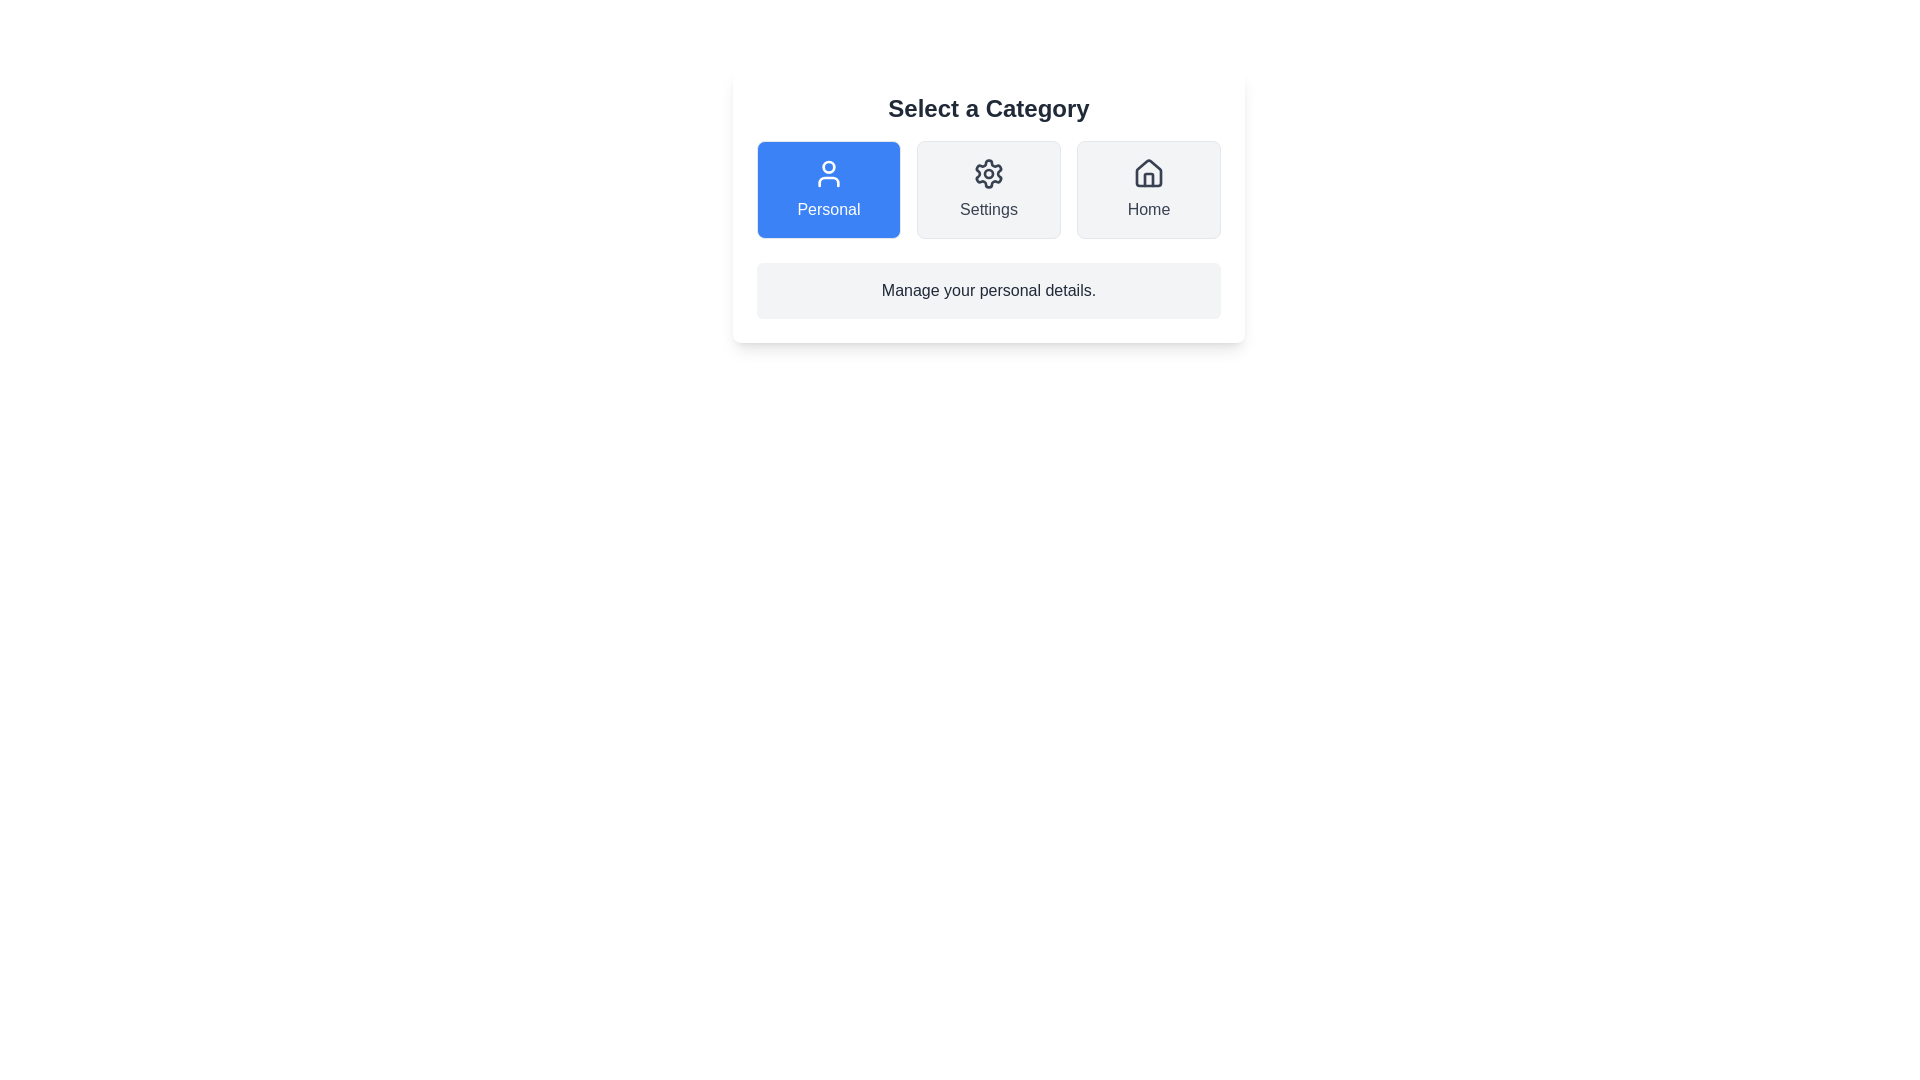 This screenshot has height=1080, width=1920. Describe the element at coordinates (829, 189) in the screenshot. I see `the Personal button to observe the hover effect` at that location.